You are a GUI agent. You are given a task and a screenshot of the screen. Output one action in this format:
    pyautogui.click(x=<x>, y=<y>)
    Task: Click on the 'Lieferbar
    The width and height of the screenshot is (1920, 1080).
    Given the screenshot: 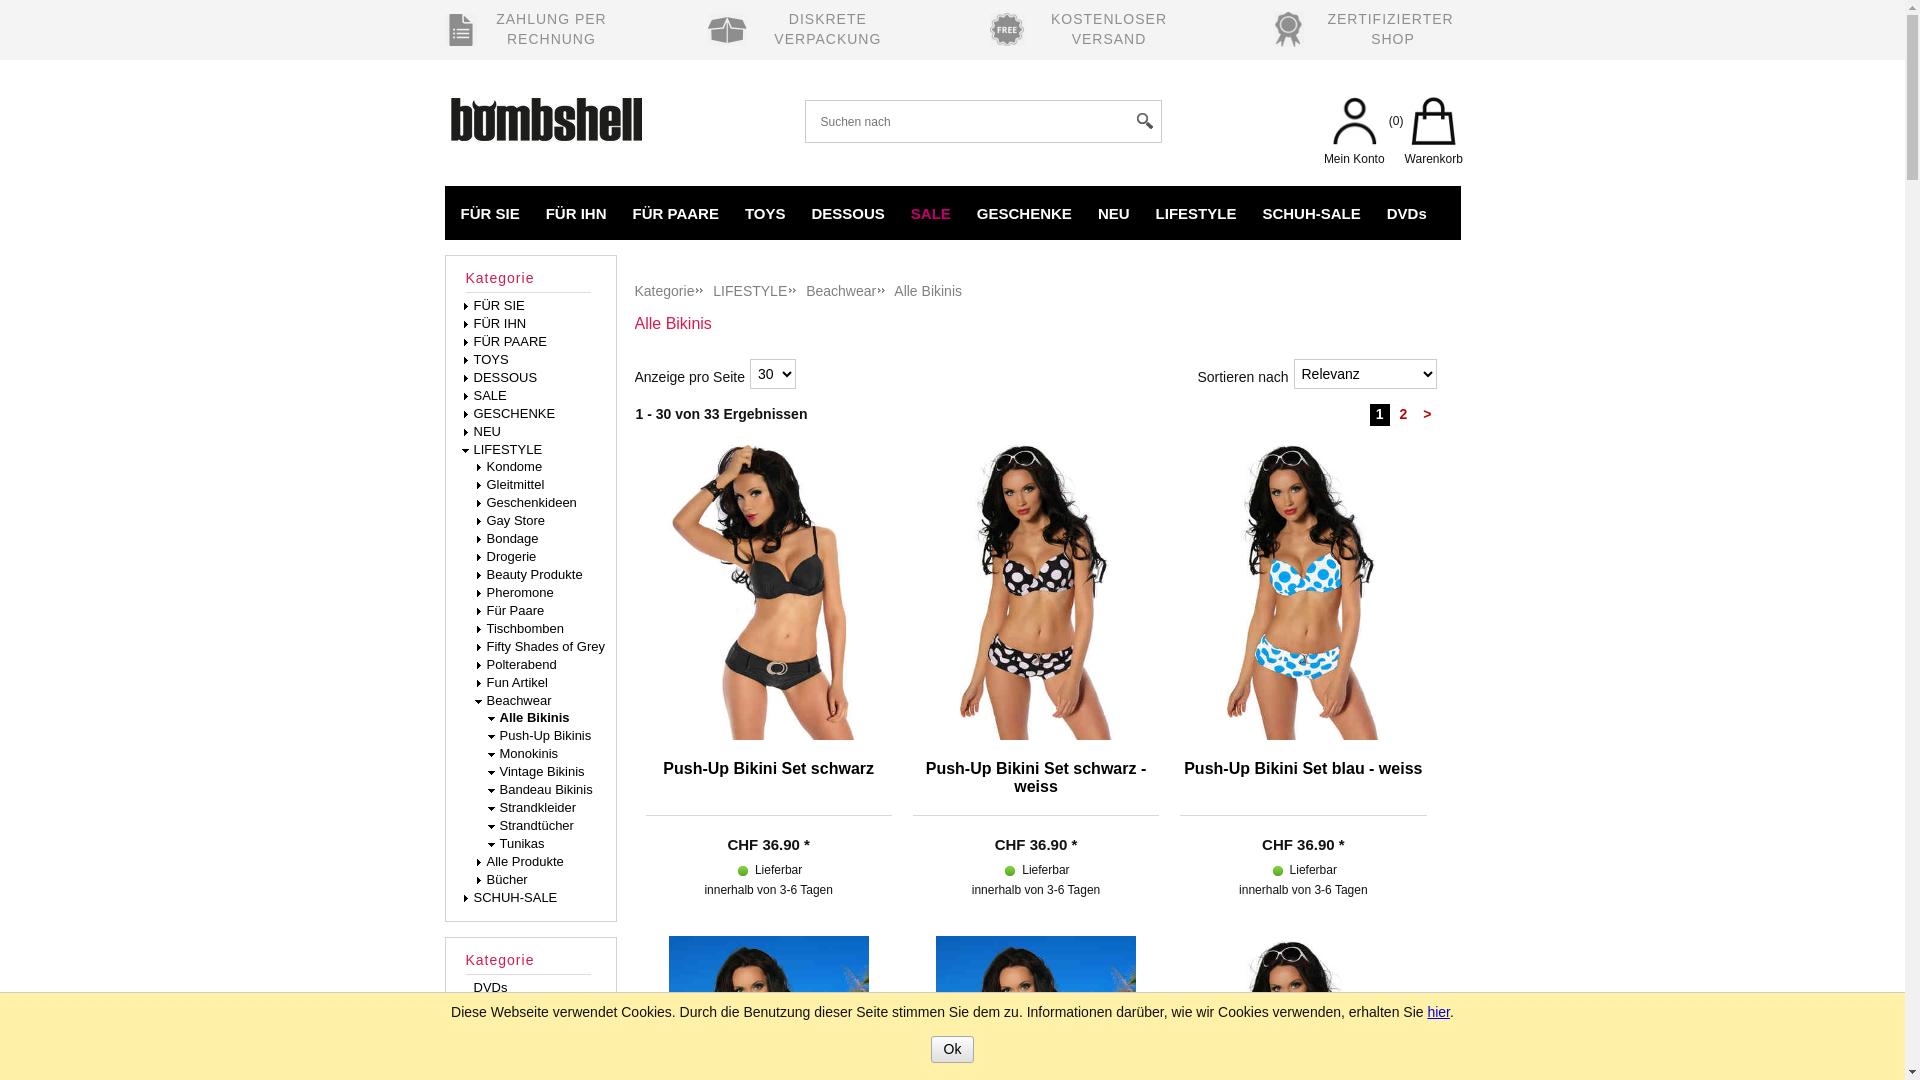 What is the action you would take?
    pyautogui.click(x=1002, y=870)
    